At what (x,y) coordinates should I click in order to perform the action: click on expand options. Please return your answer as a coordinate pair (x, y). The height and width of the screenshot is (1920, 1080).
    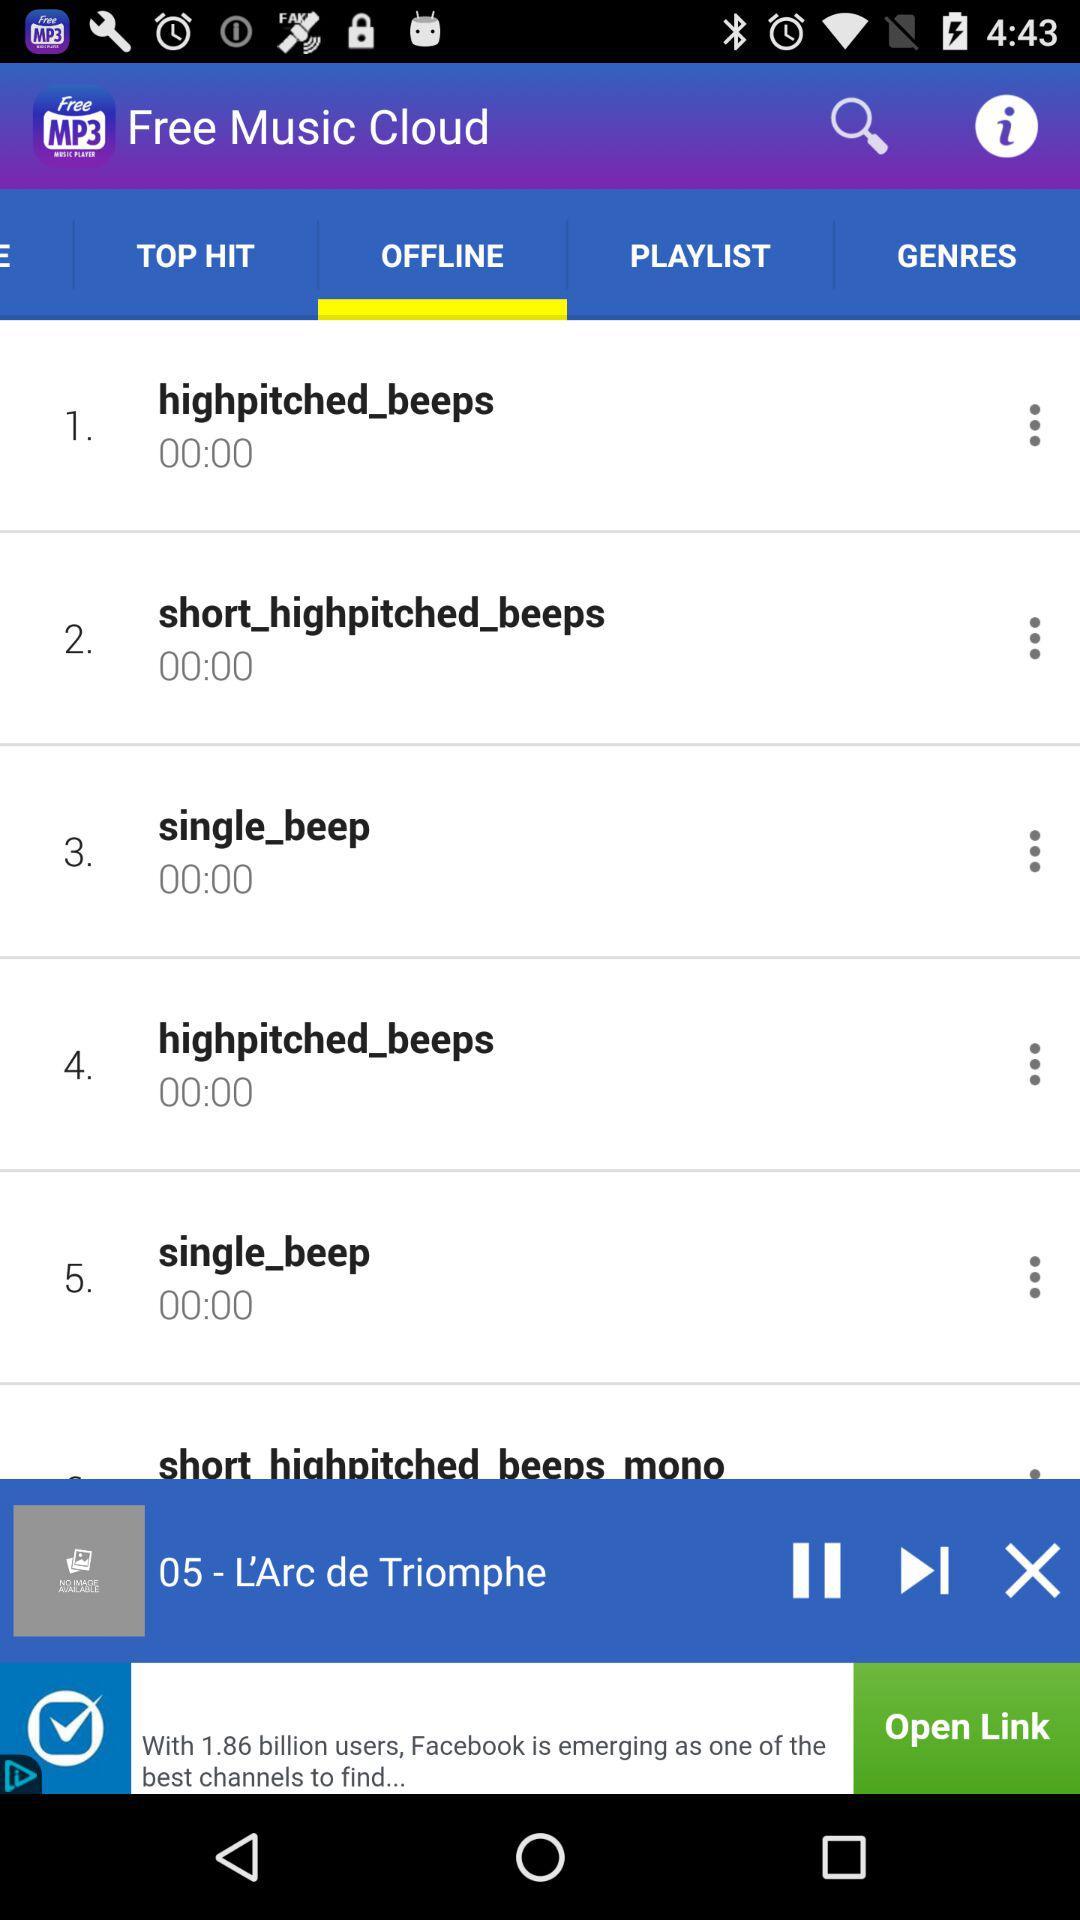
    Looking at the image, I should click on (1034, 1276).